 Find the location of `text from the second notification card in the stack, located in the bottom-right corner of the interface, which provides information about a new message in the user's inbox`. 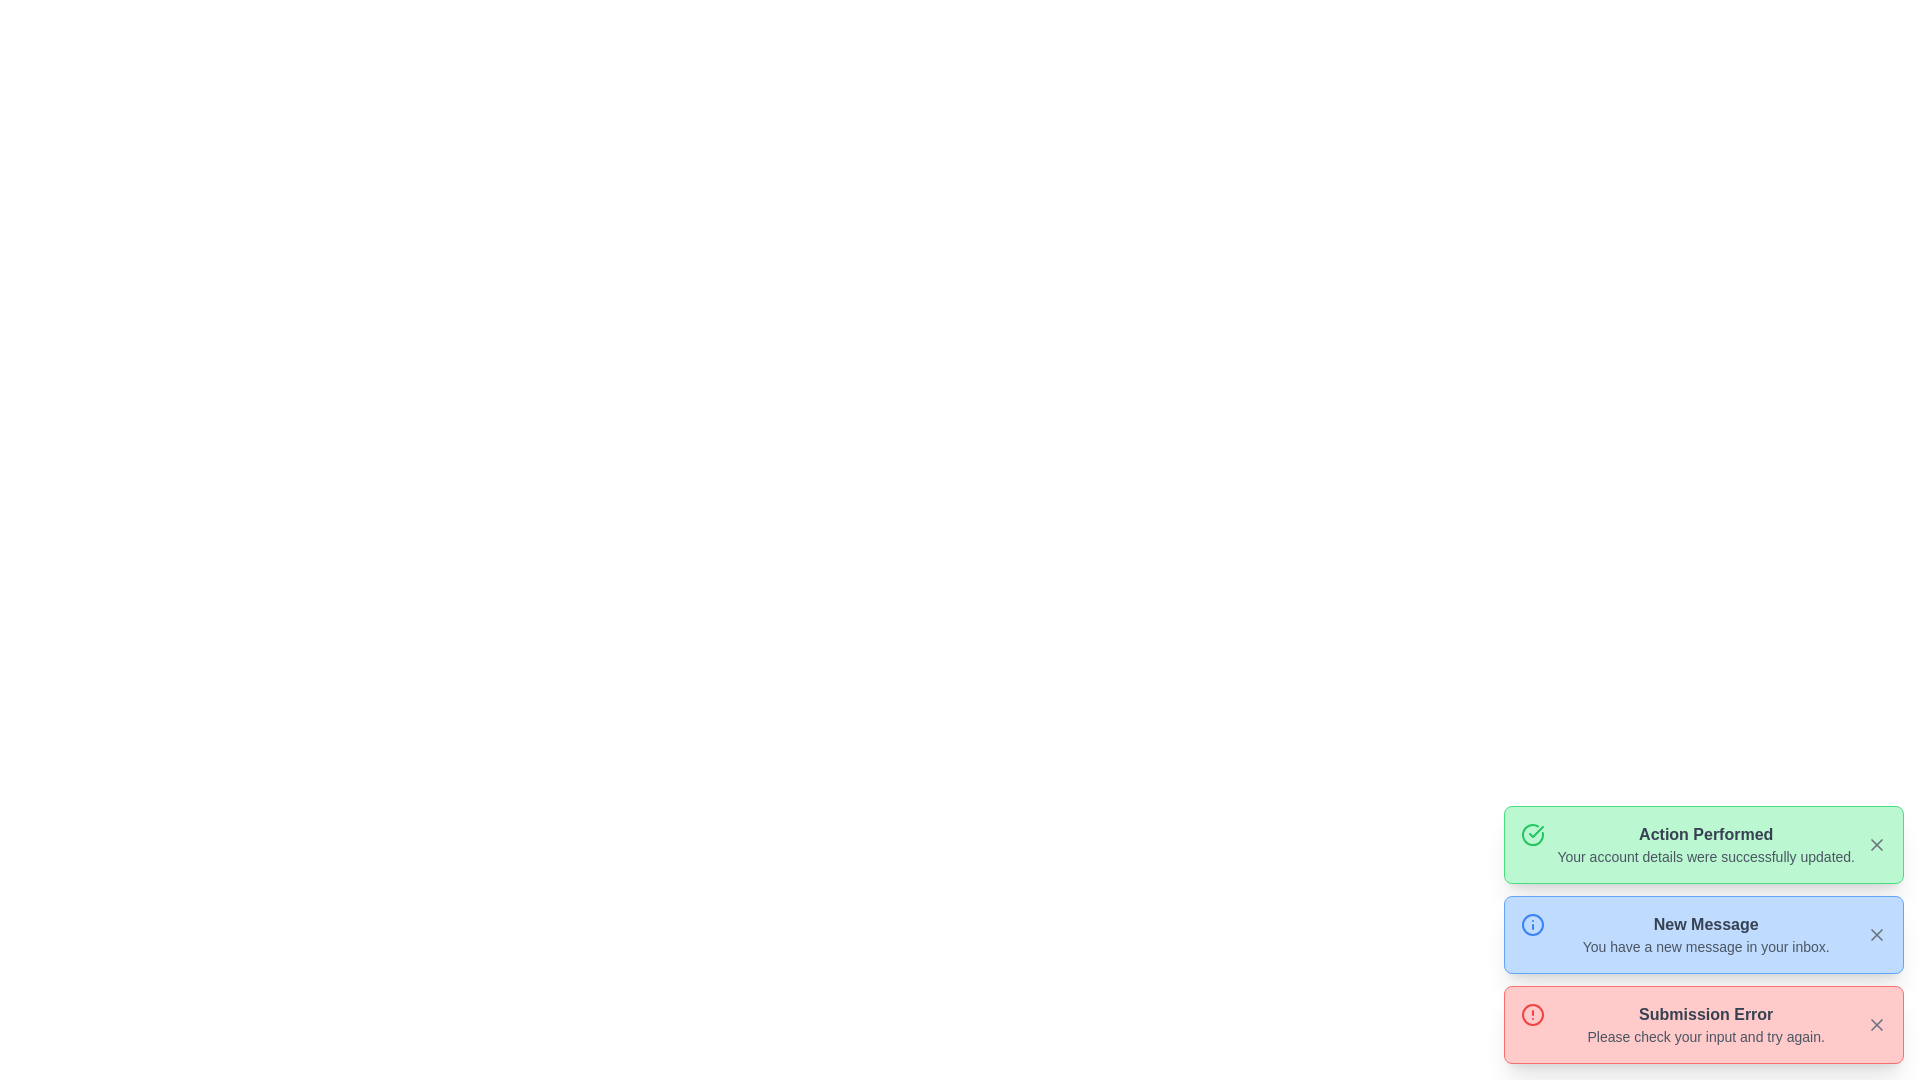

text from the second notification card in the stack, located in the bottom-right corner of the interface, which provides information about a new message in the user's inbox is located at coordinates (1703, 934).